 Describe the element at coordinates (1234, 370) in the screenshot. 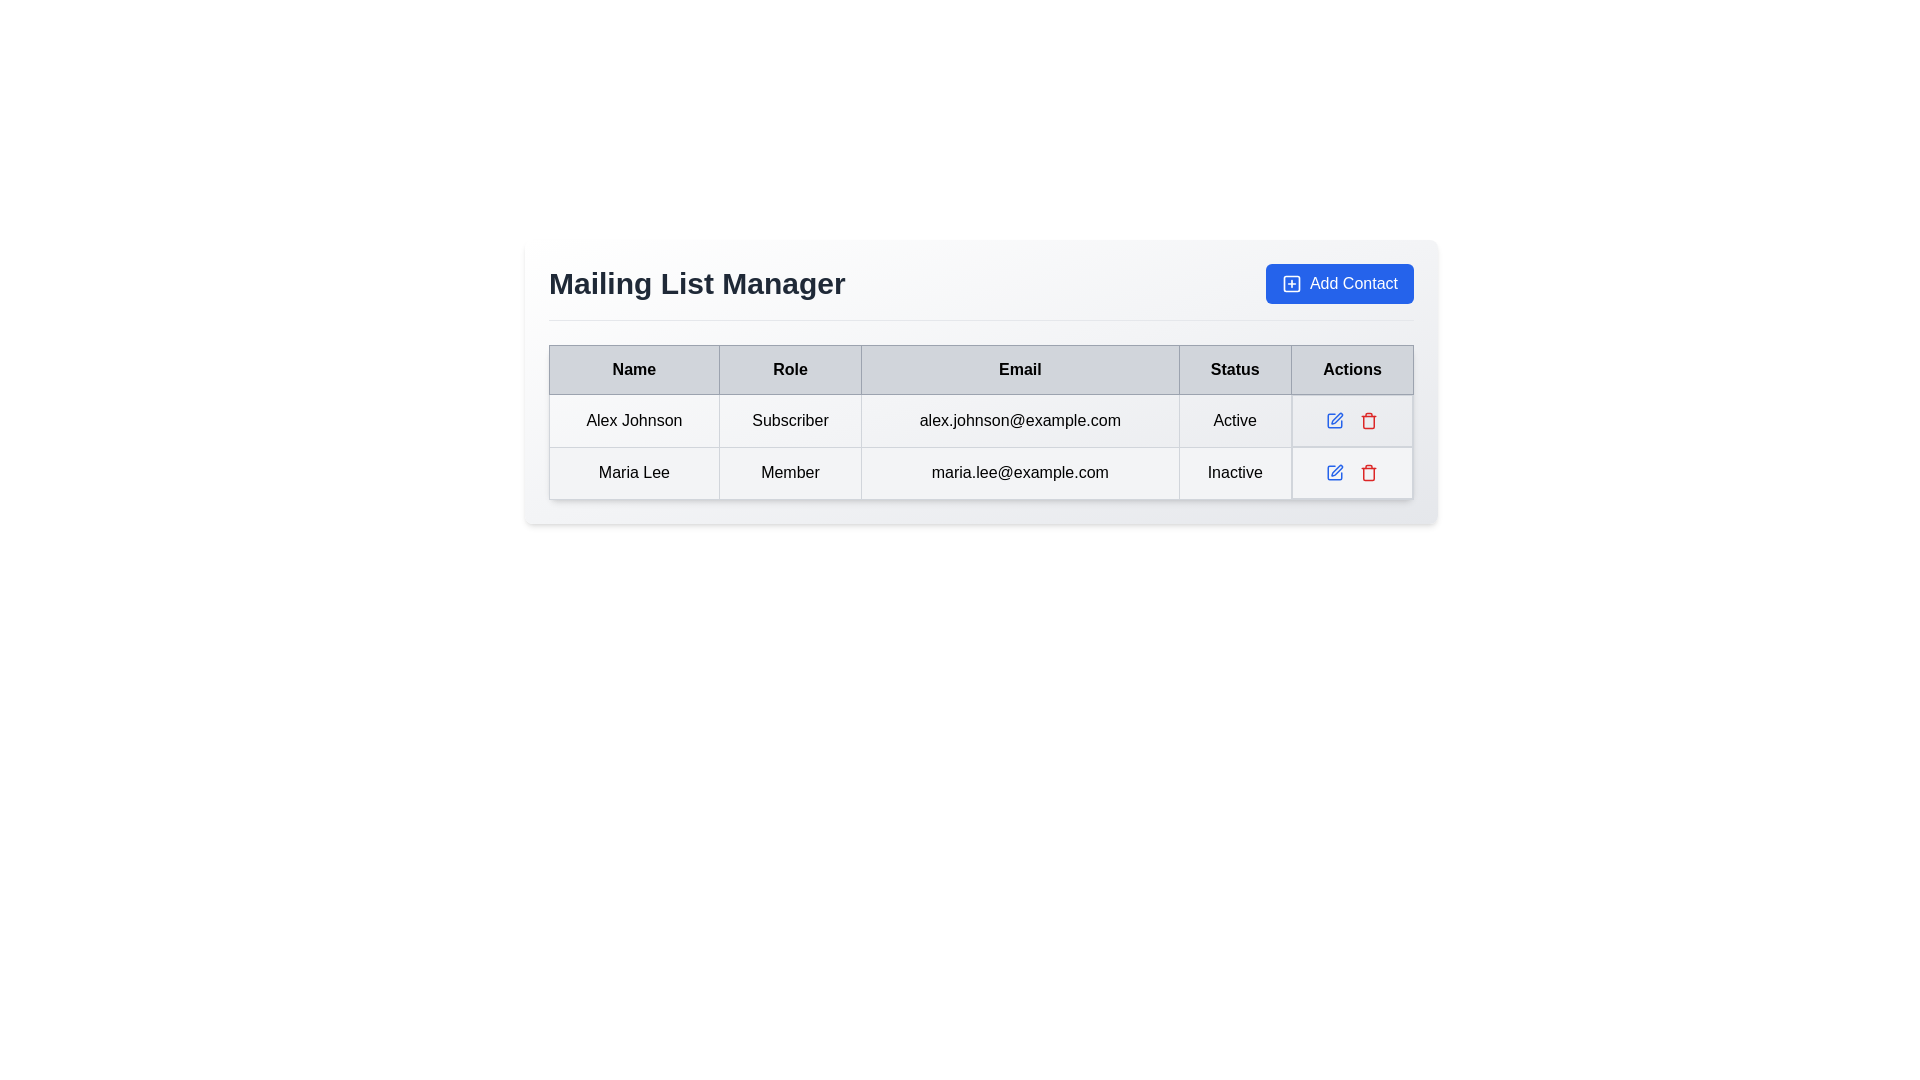

I see `the Table Header Cell labeled 'Status', which is the fourth cell in the header row of the table` at that location.